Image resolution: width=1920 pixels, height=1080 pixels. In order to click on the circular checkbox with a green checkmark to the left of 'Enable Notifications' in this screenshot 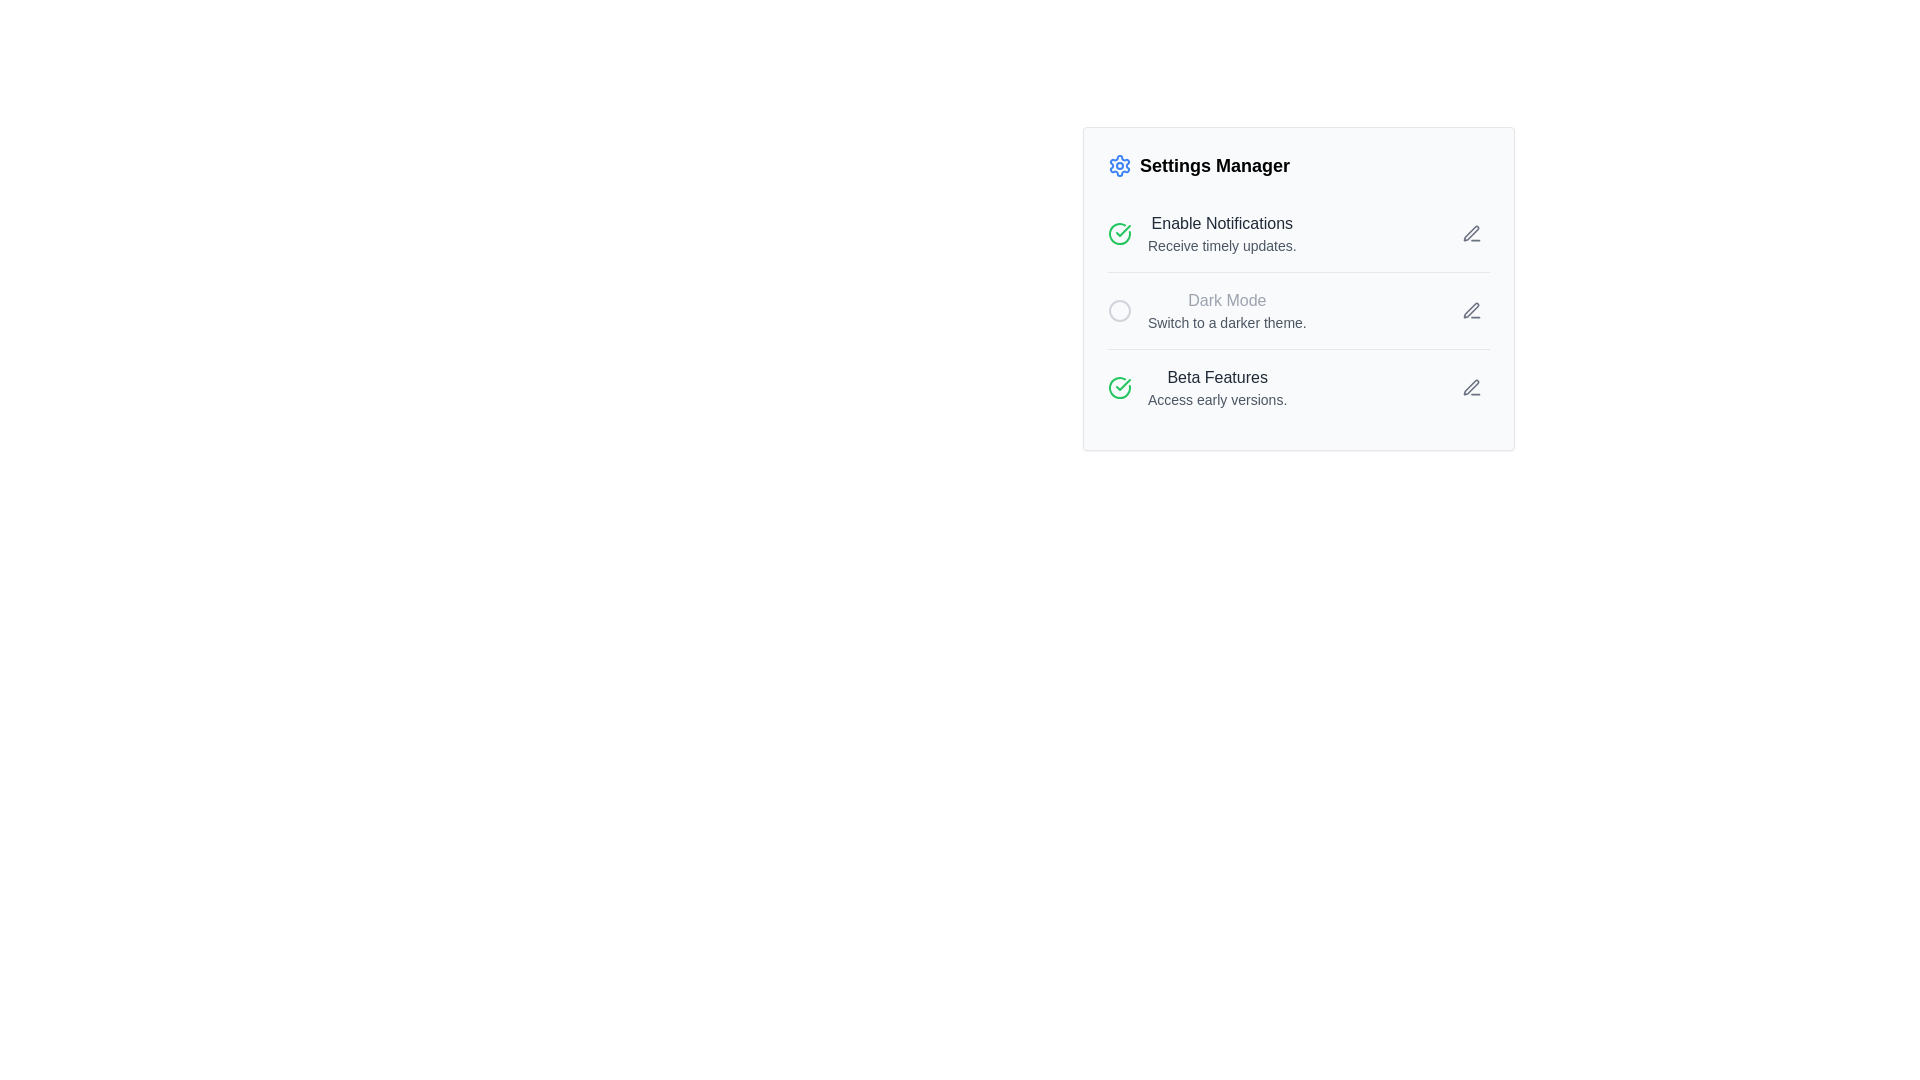, I will do `click(1118, 233)`.